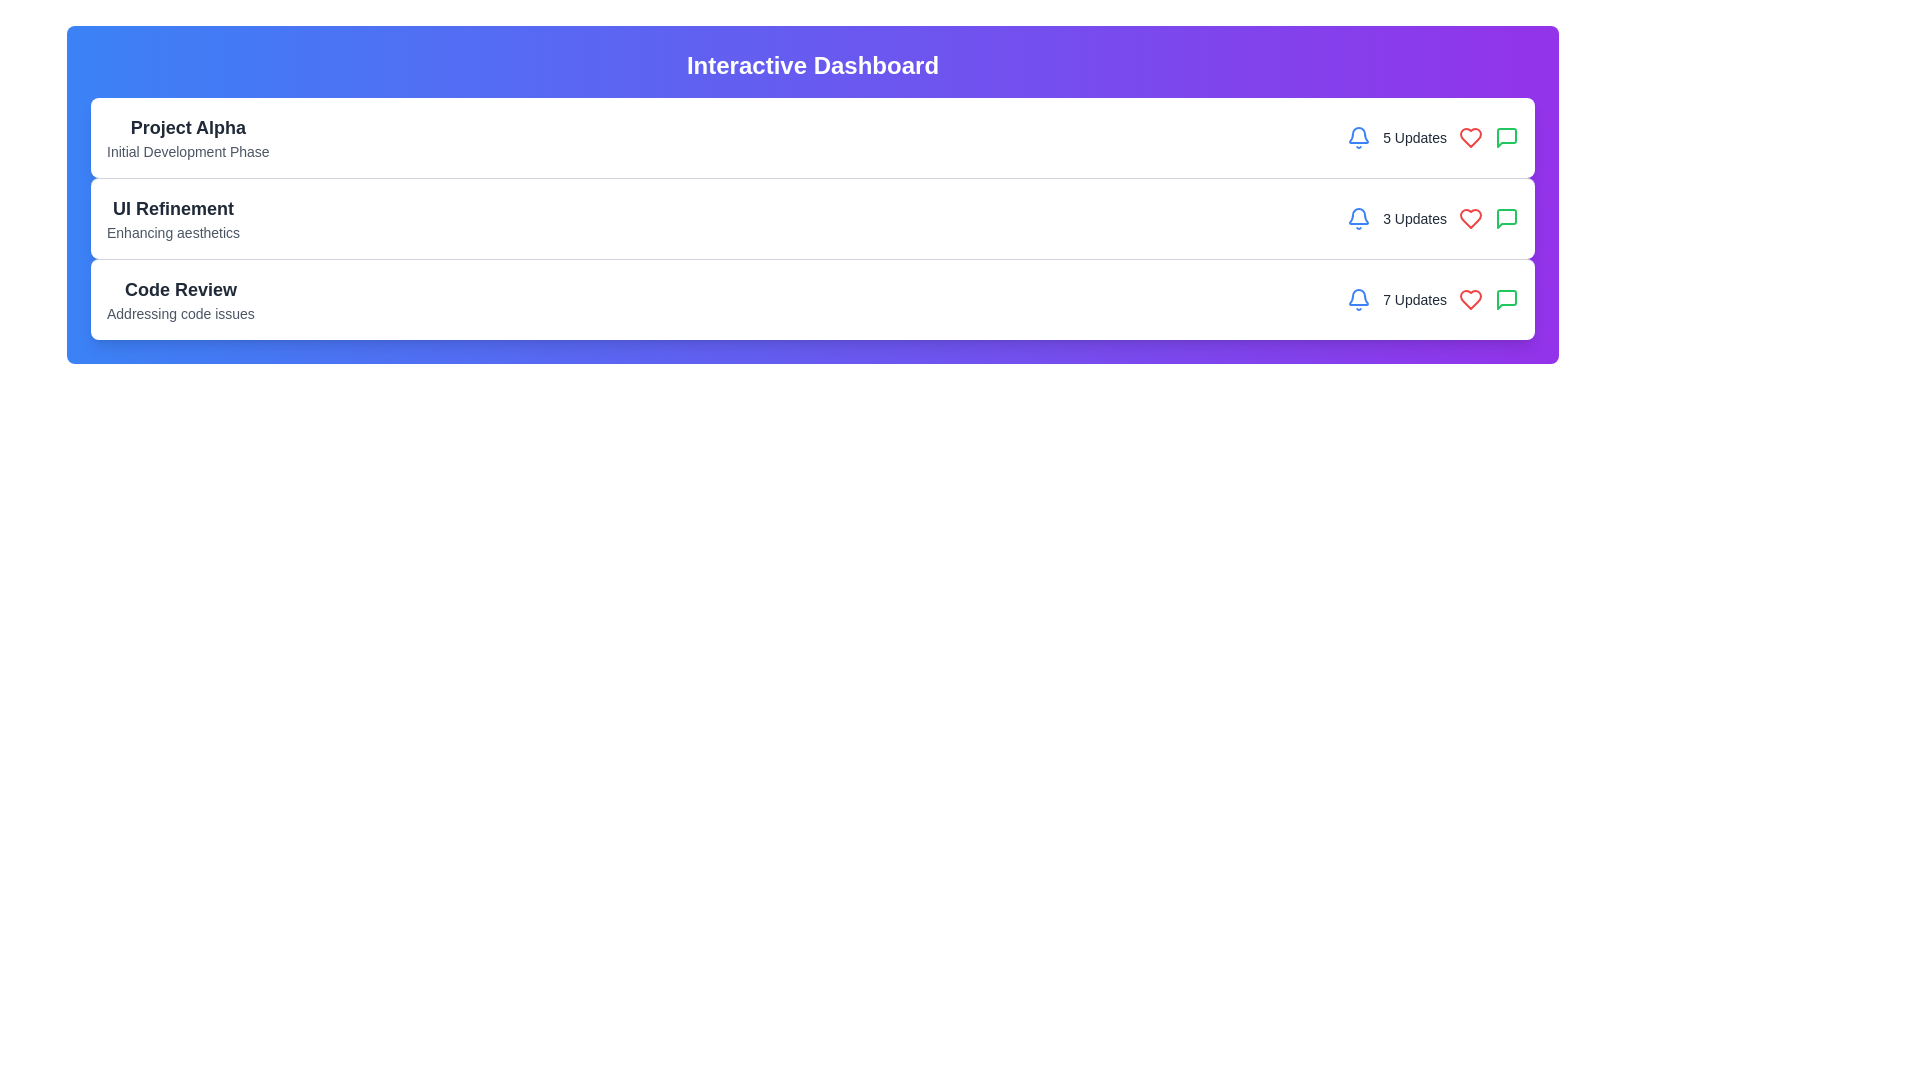  I want to click on summary information from the third card UI component in the dashboard interface, located below the 'UI Refinement' card, so click(812, 299).